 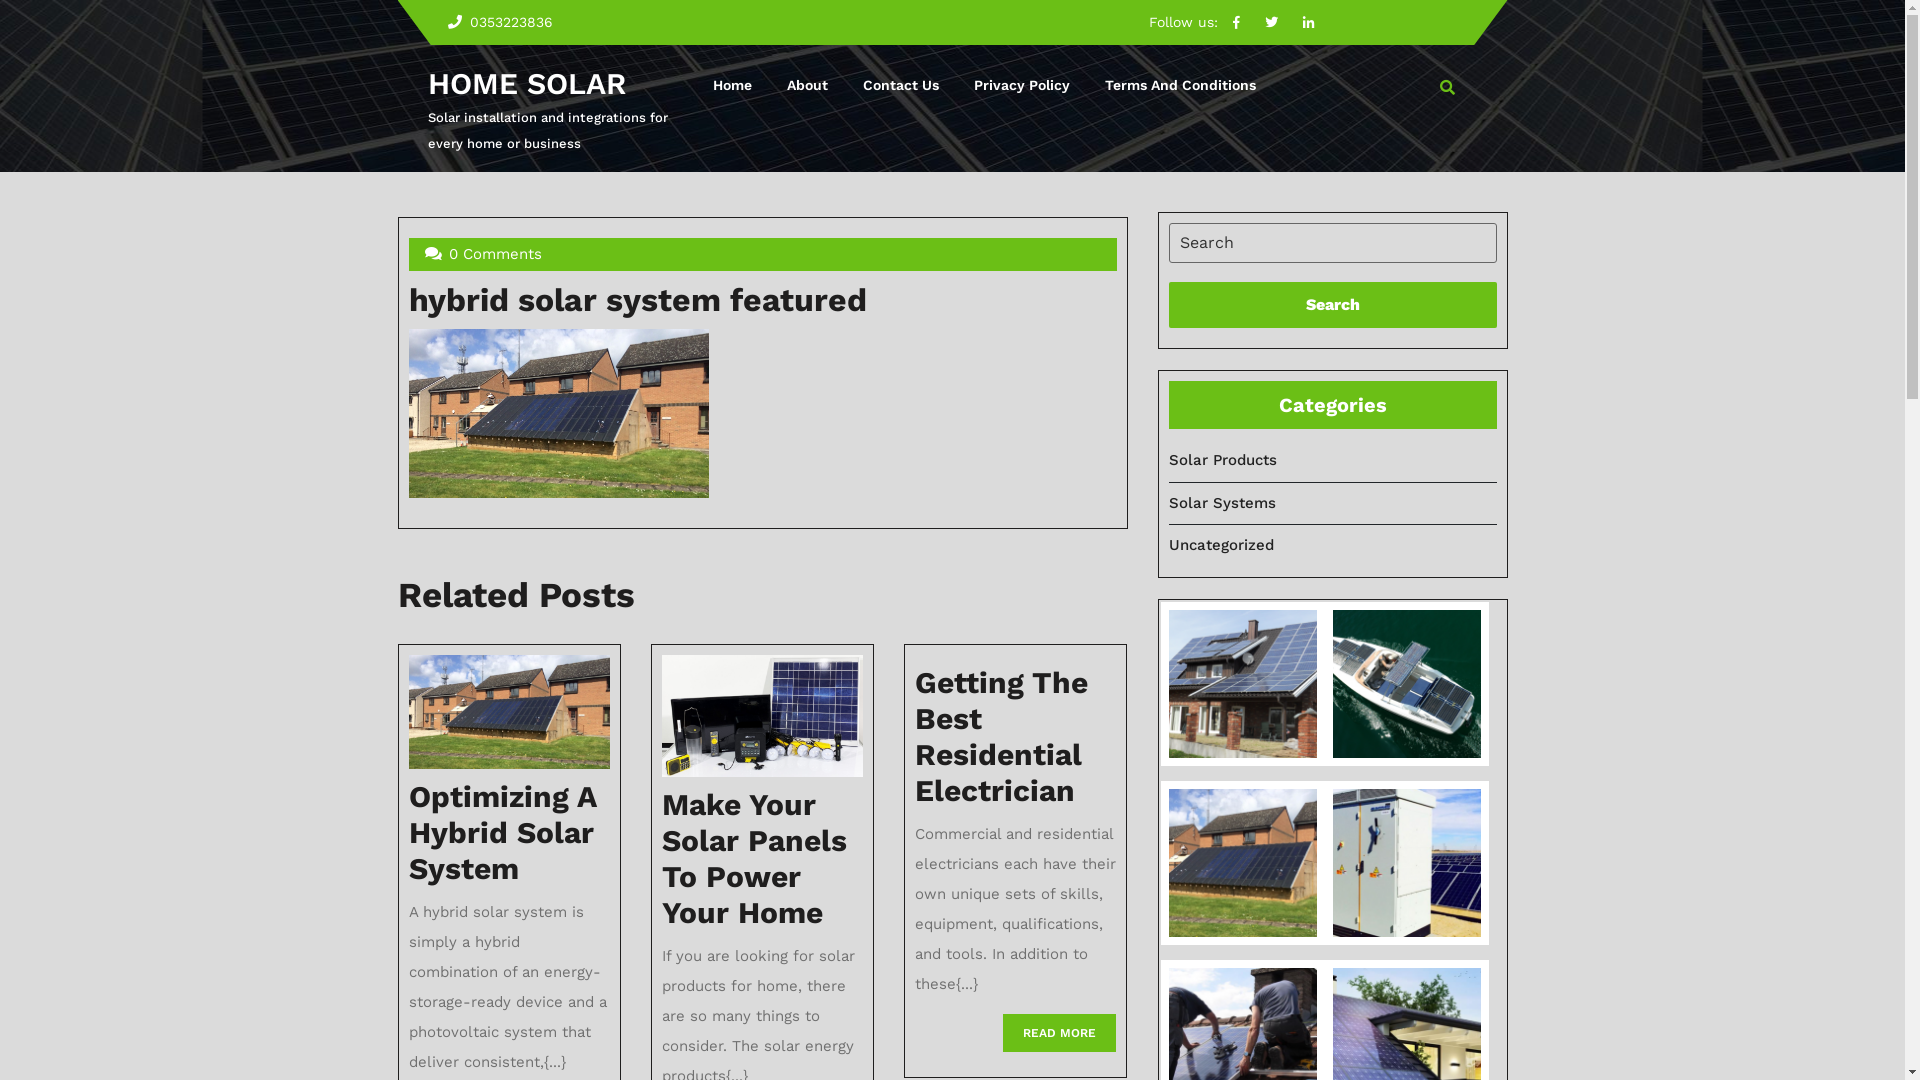 I want to click on 'Uncategorized', so click(x=1219, y=544).